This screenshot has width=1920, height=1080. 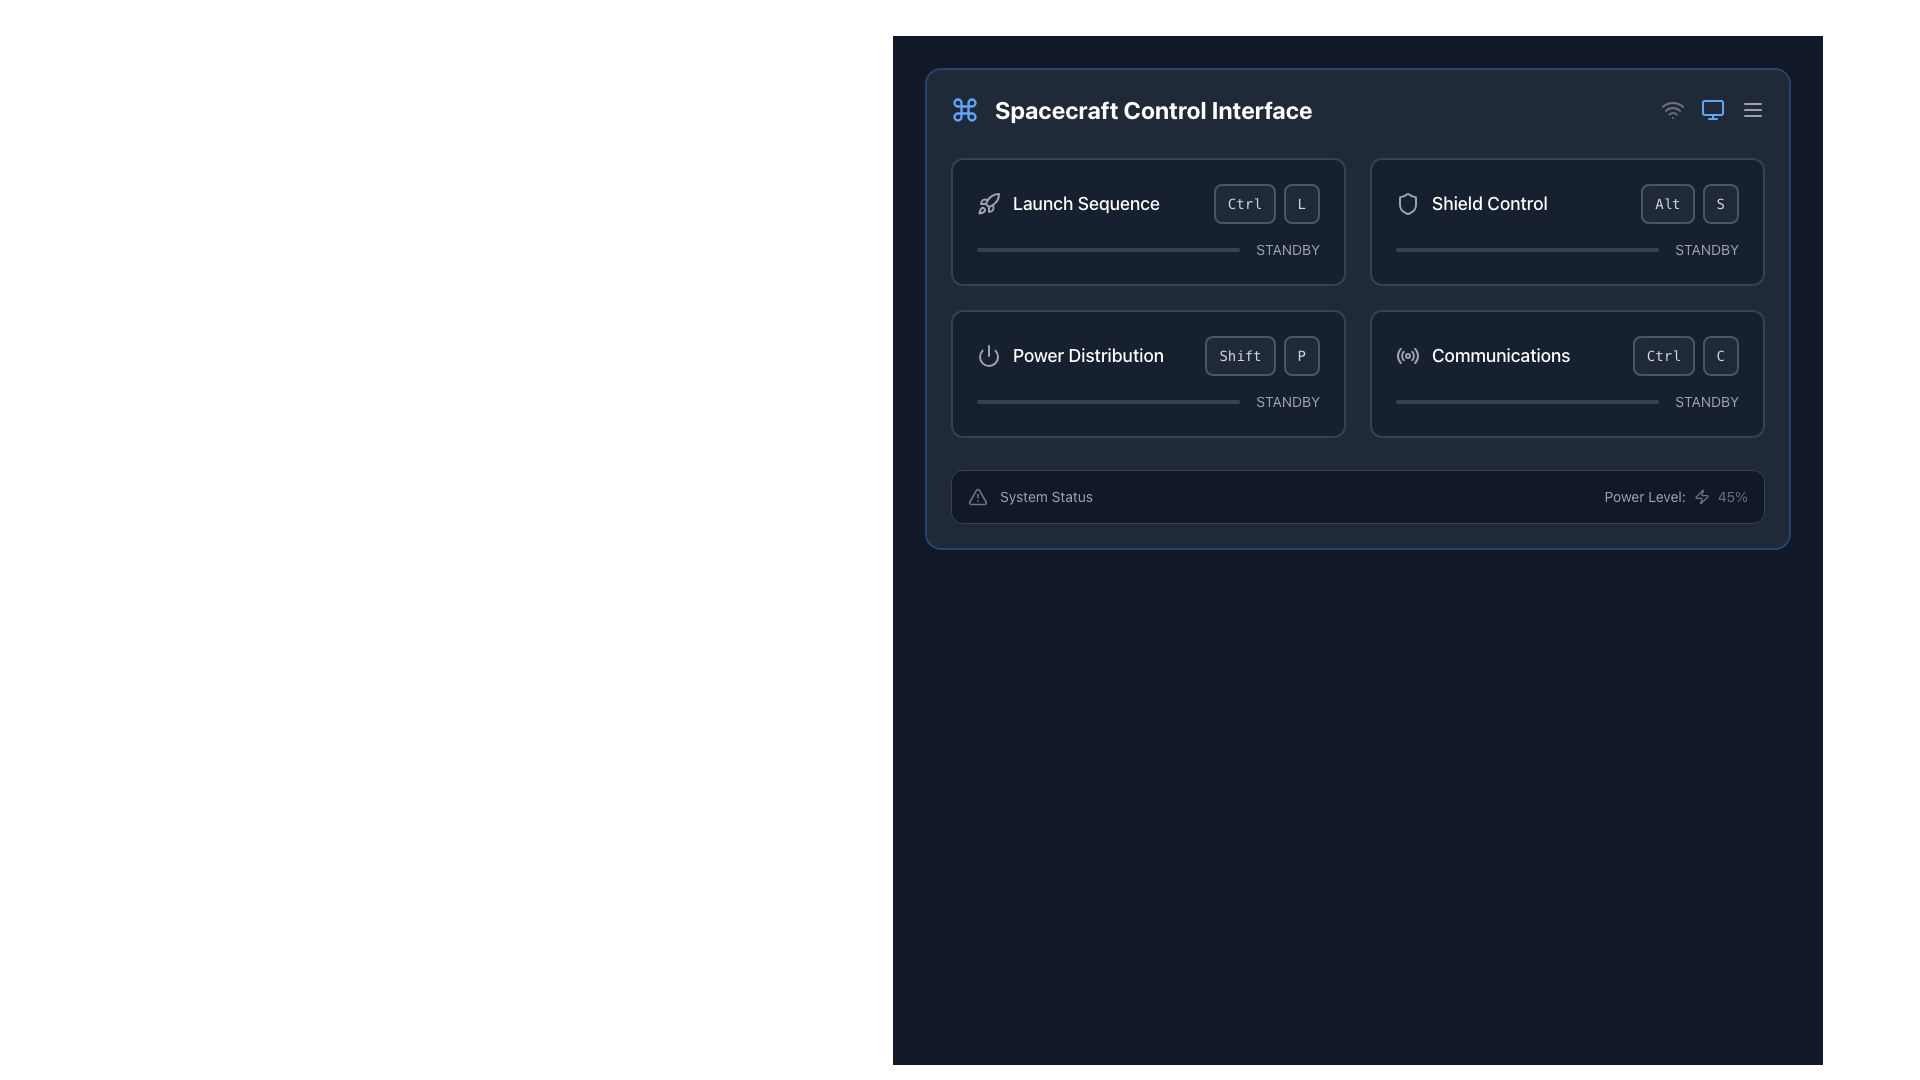 I want to click on the text label 'Power Distribution' which is displayed in bold, white font on a dark background, located in the second row of the interface, to the left of the power icon, so click(x=1087, y=354).